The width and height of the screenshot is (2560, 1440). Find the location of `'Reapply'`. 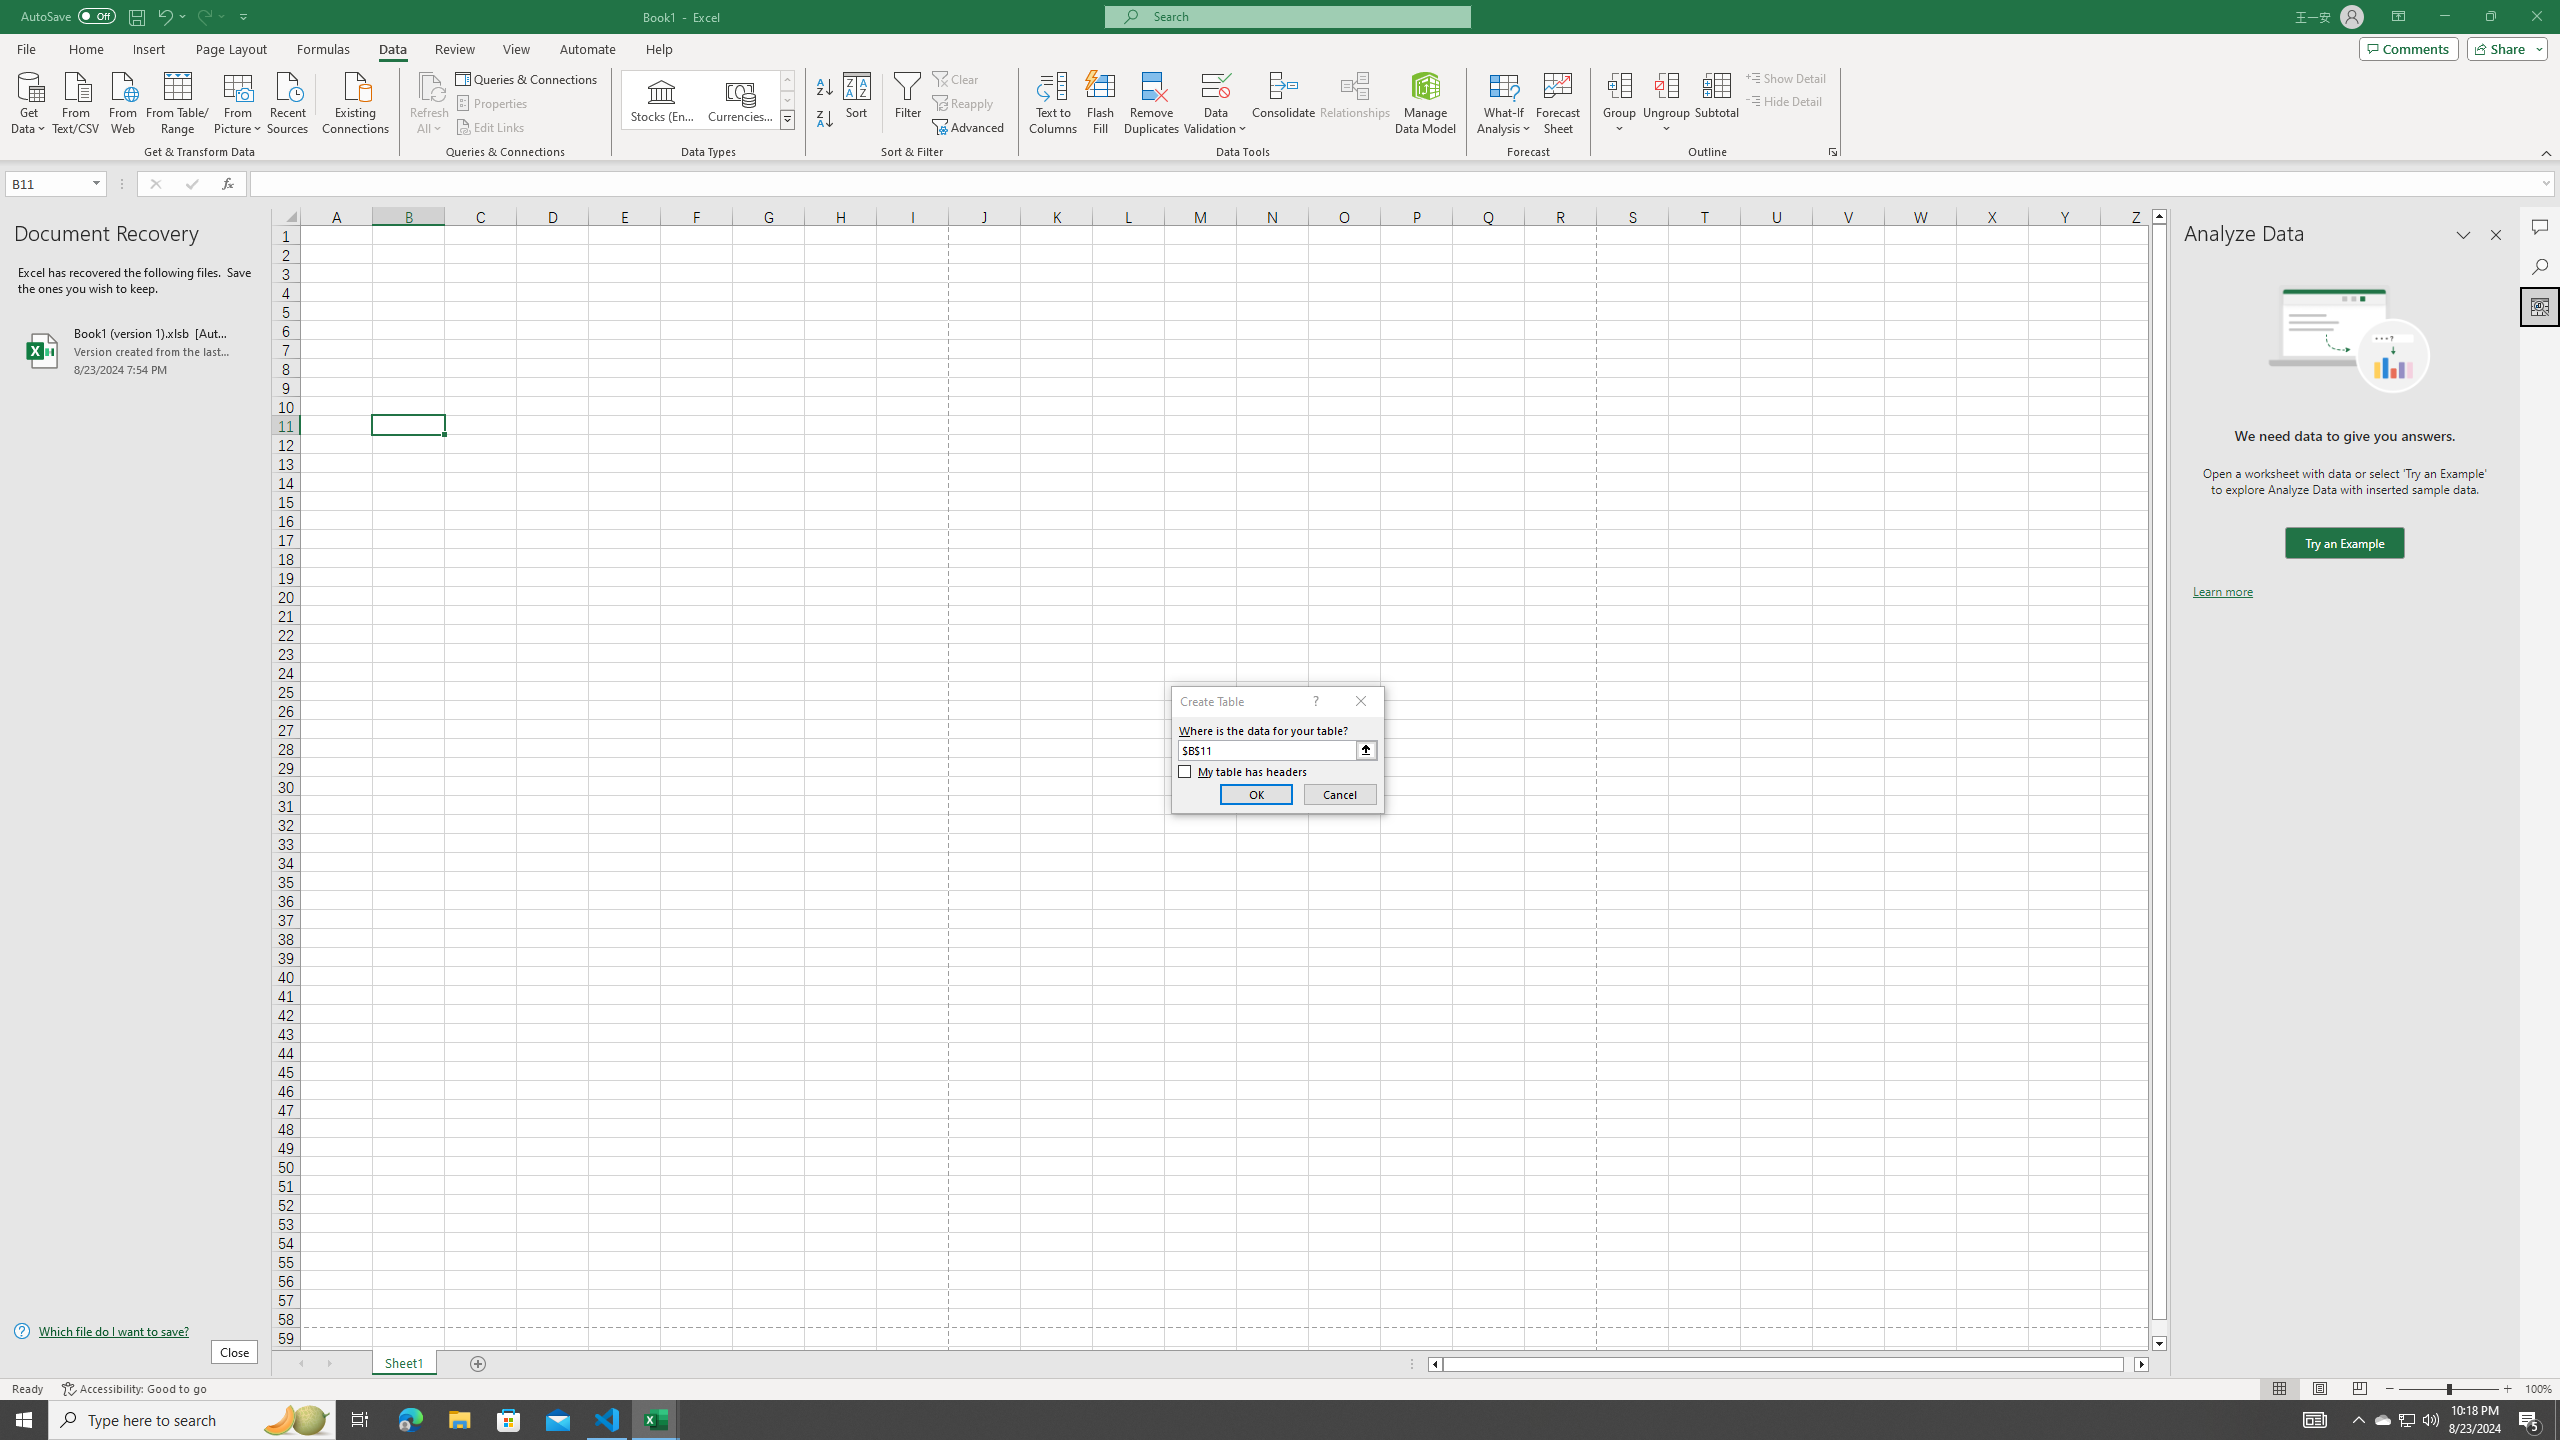

'Reapply' is located at coordinates (965, 103).